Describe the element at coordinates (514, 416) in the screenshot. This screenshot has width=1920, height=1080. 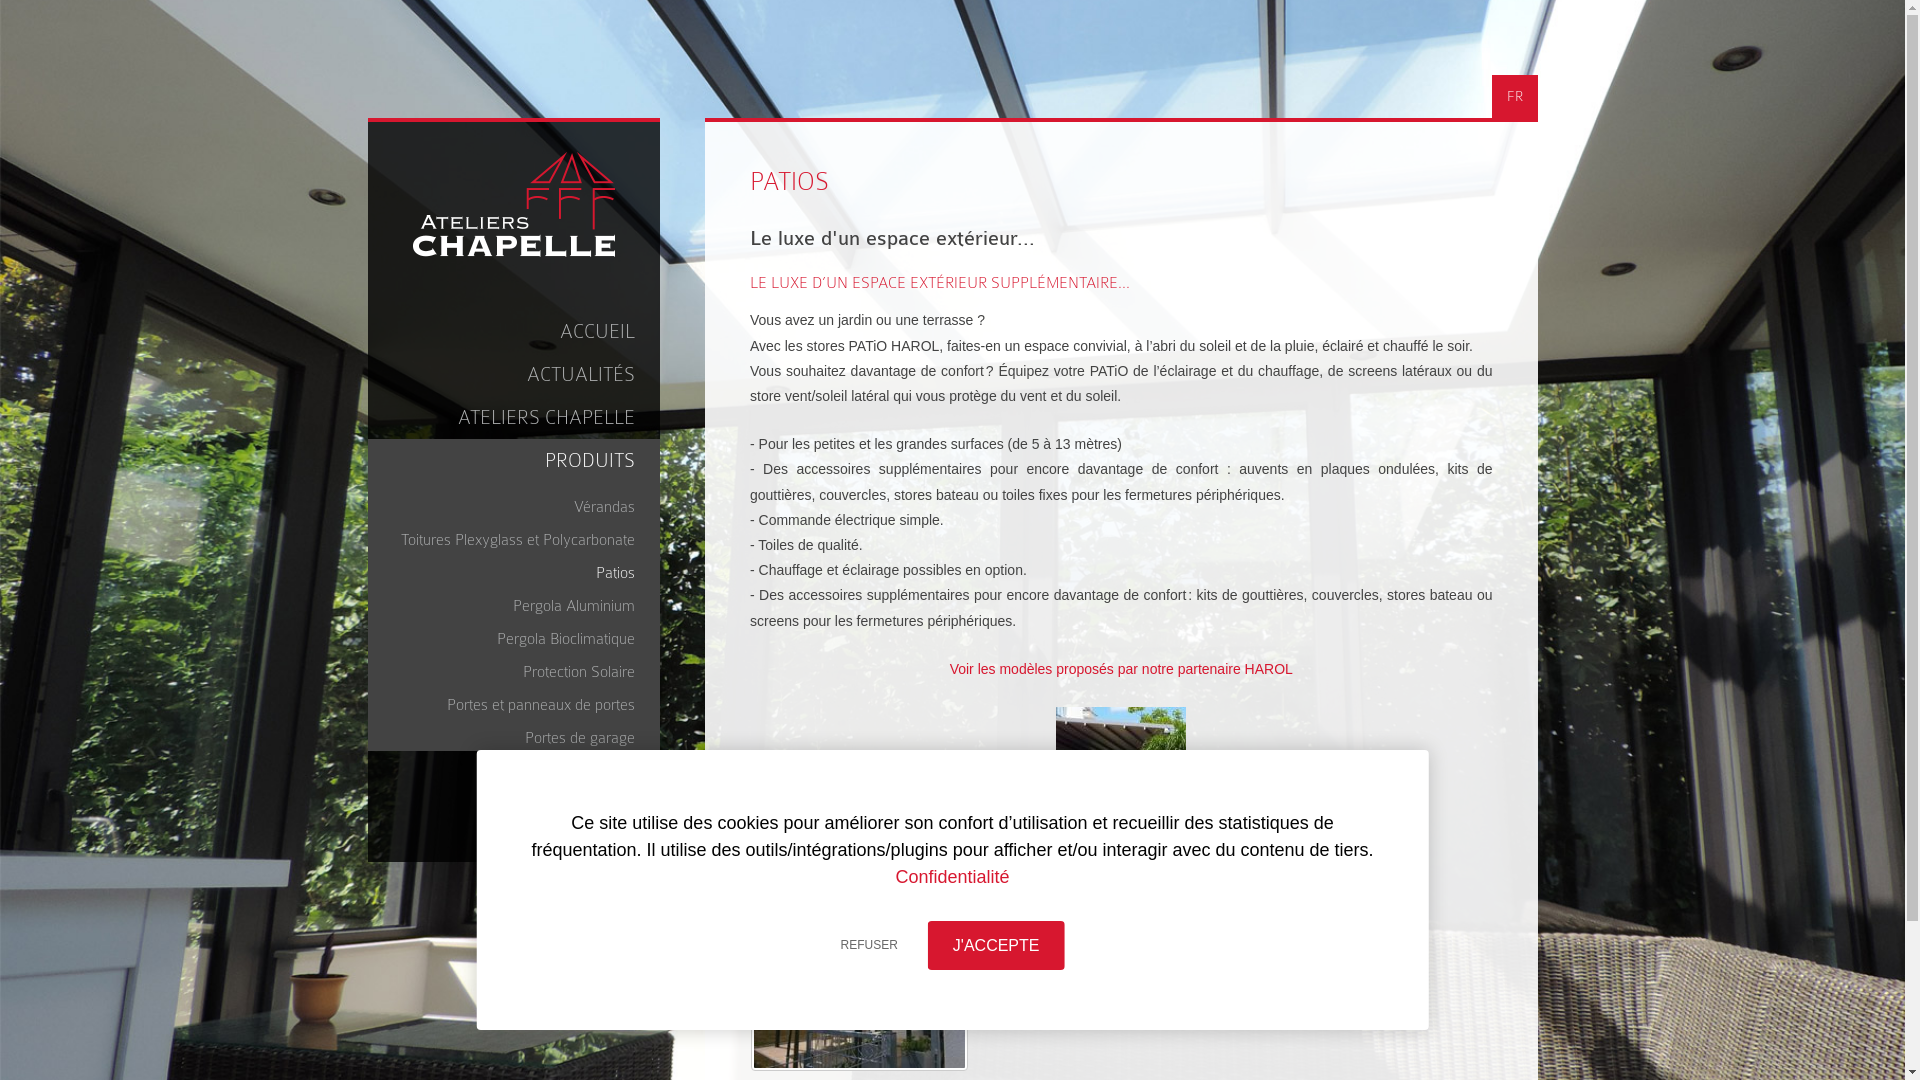
I see `'ATELIERS CHAPELLE'` at that location.